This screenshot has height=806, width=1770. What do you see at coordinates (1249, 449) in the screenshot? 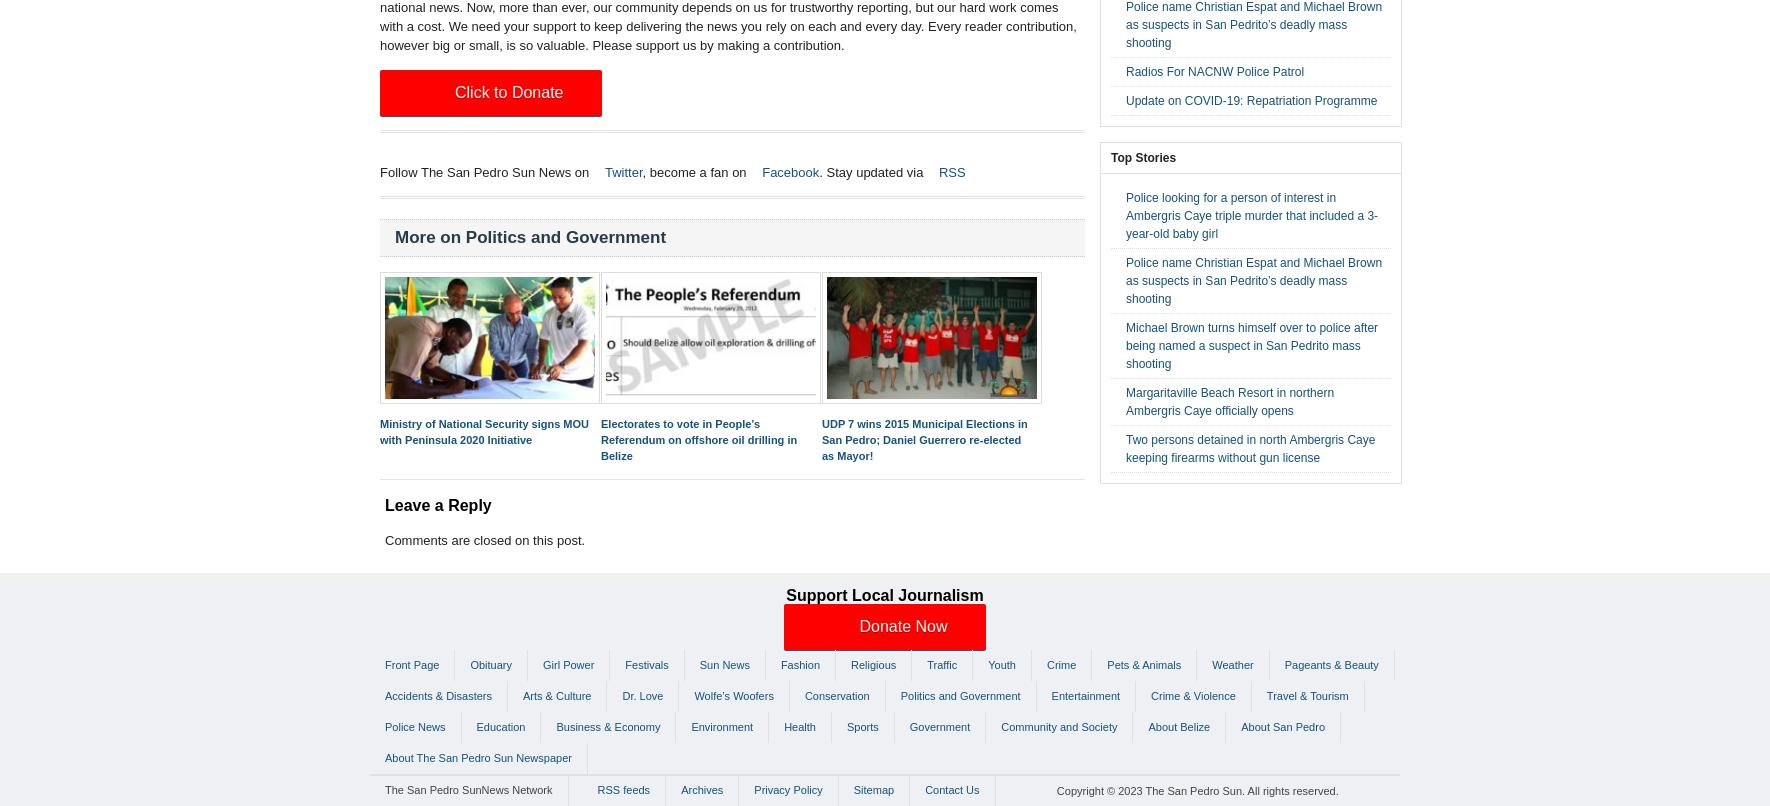
I see `'Two persons detained in north Ambergris Caye keeping firearms without gun license'` at bounding box center [1249, 449].